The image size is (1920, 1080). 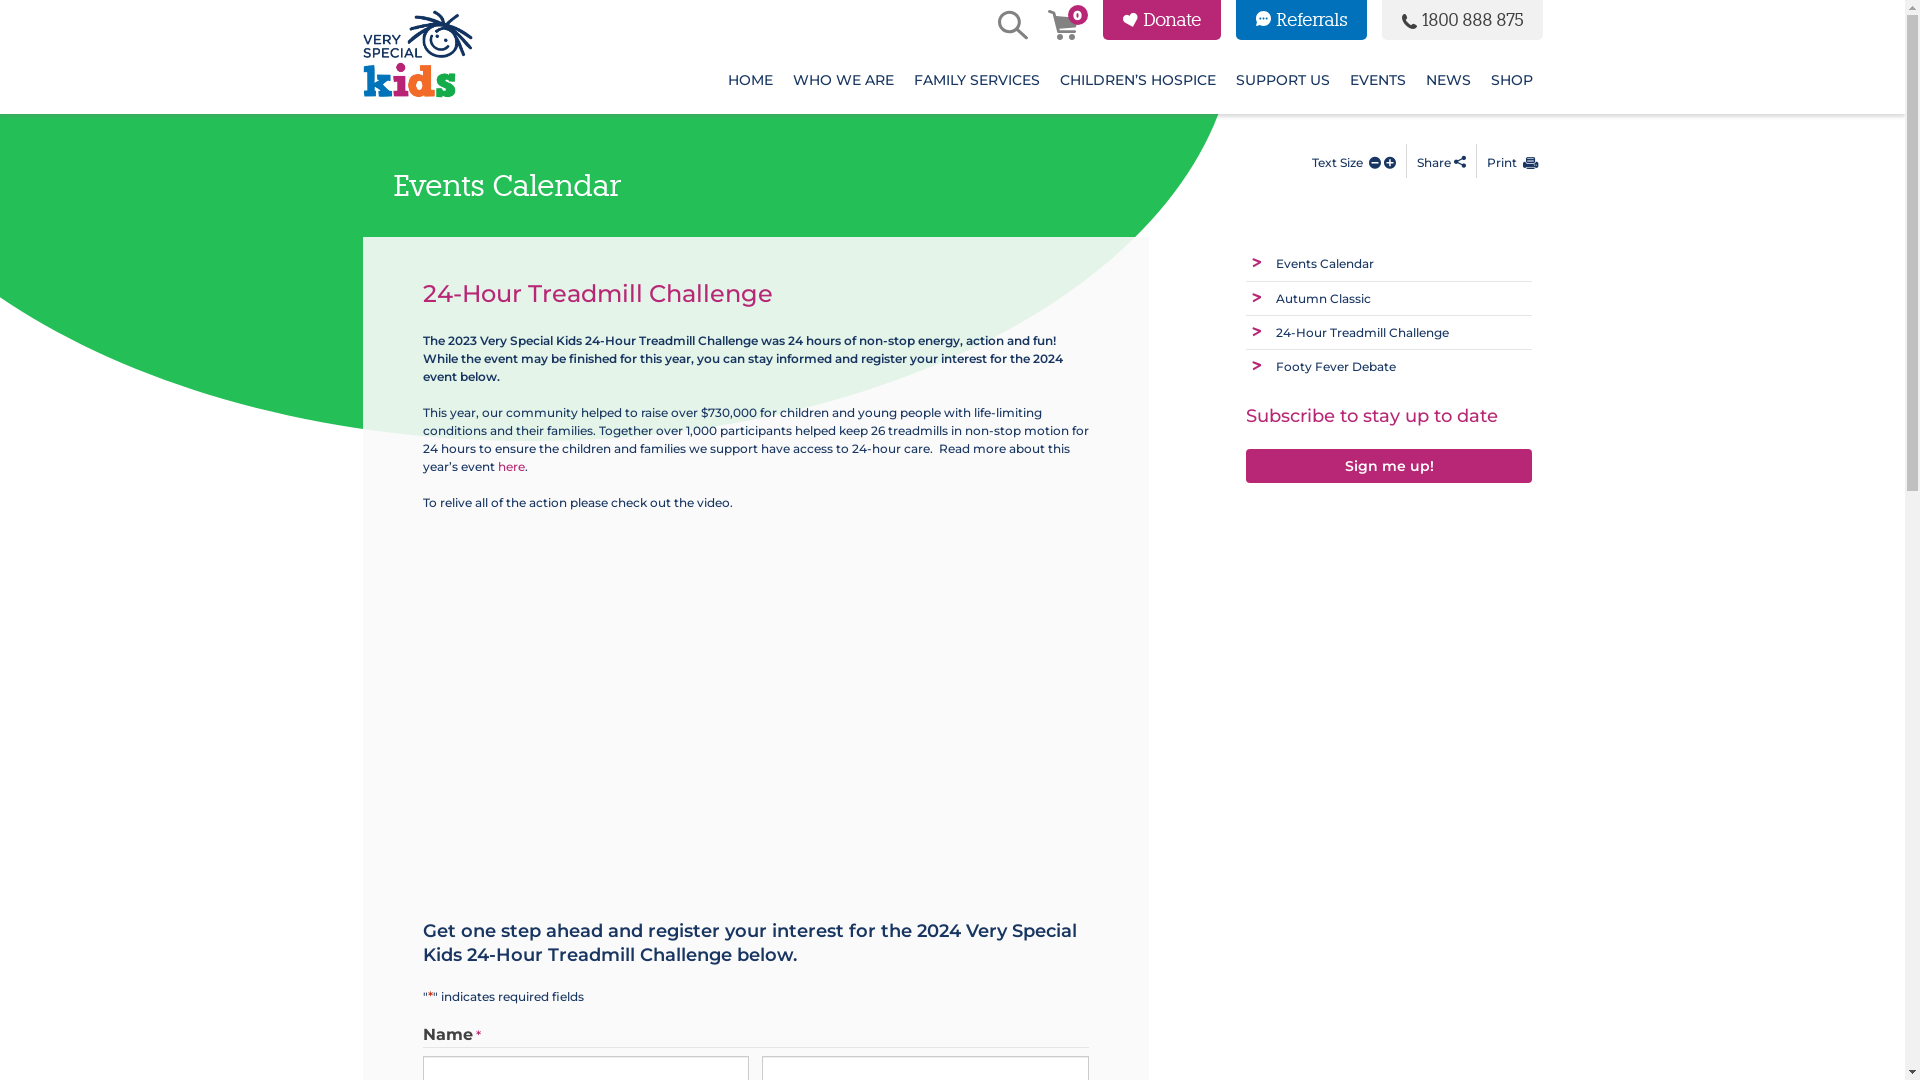 What do you see at coordinates (749, 79) in the screenshot?
I see `'HOME'` at bounding box center [749, 79].